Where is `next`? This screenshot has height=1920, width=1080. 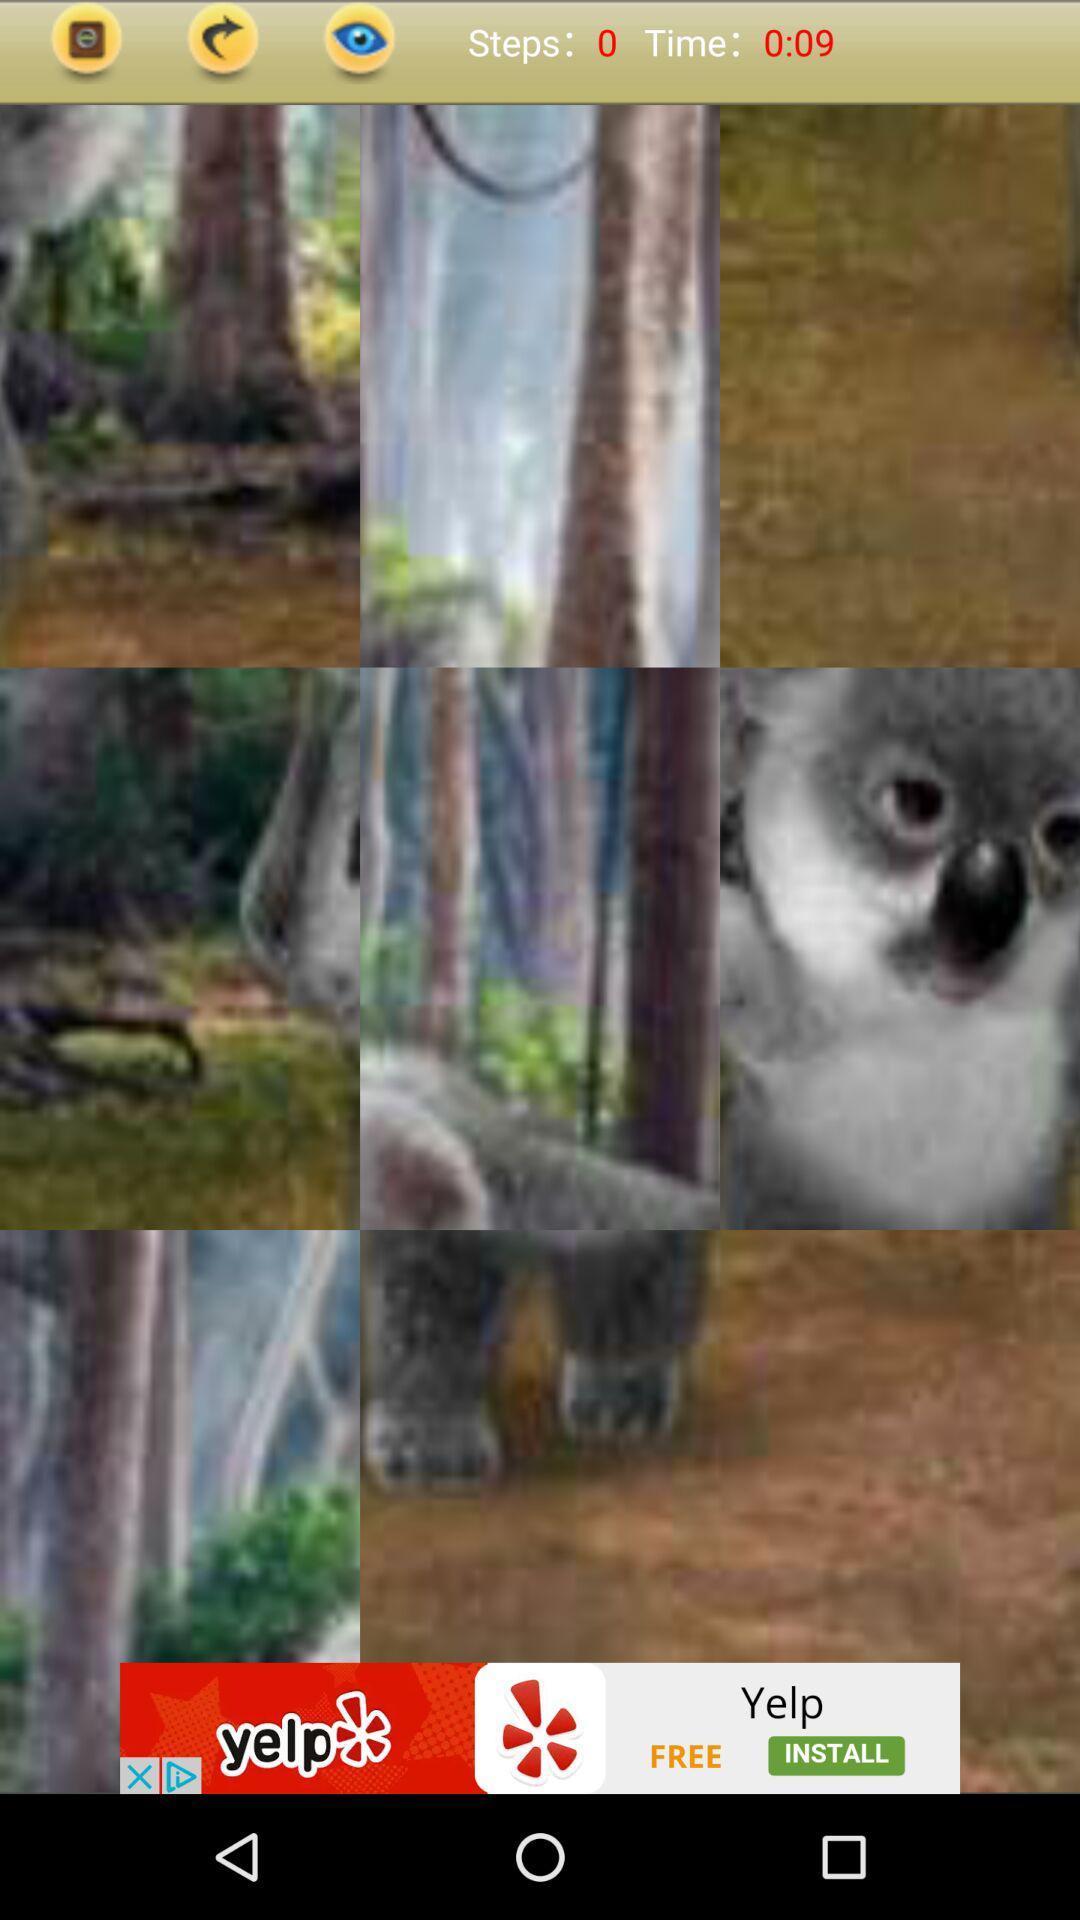 next is located at coordinates (223, 42).